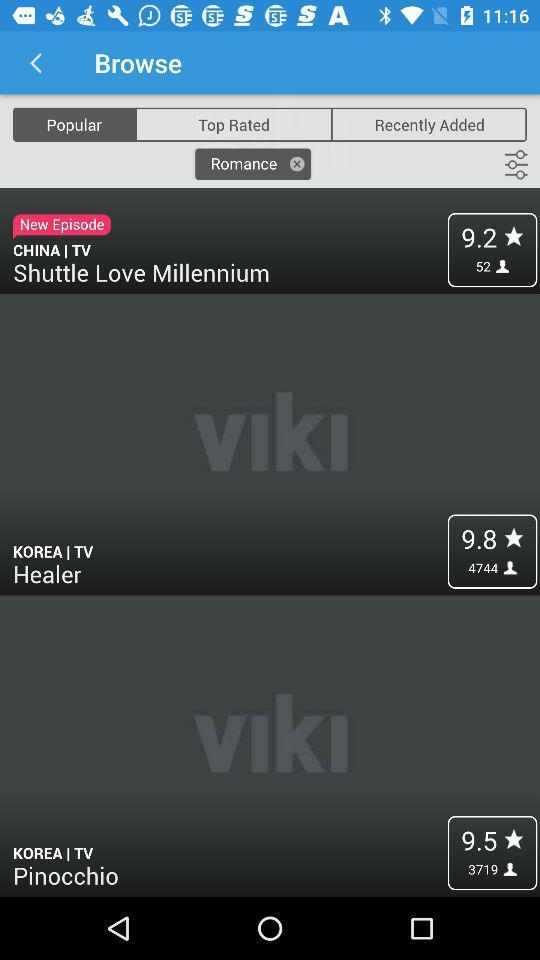  Describe the element at coordinates (17, 62) in the screenshot. I see `the star icon` at that location.